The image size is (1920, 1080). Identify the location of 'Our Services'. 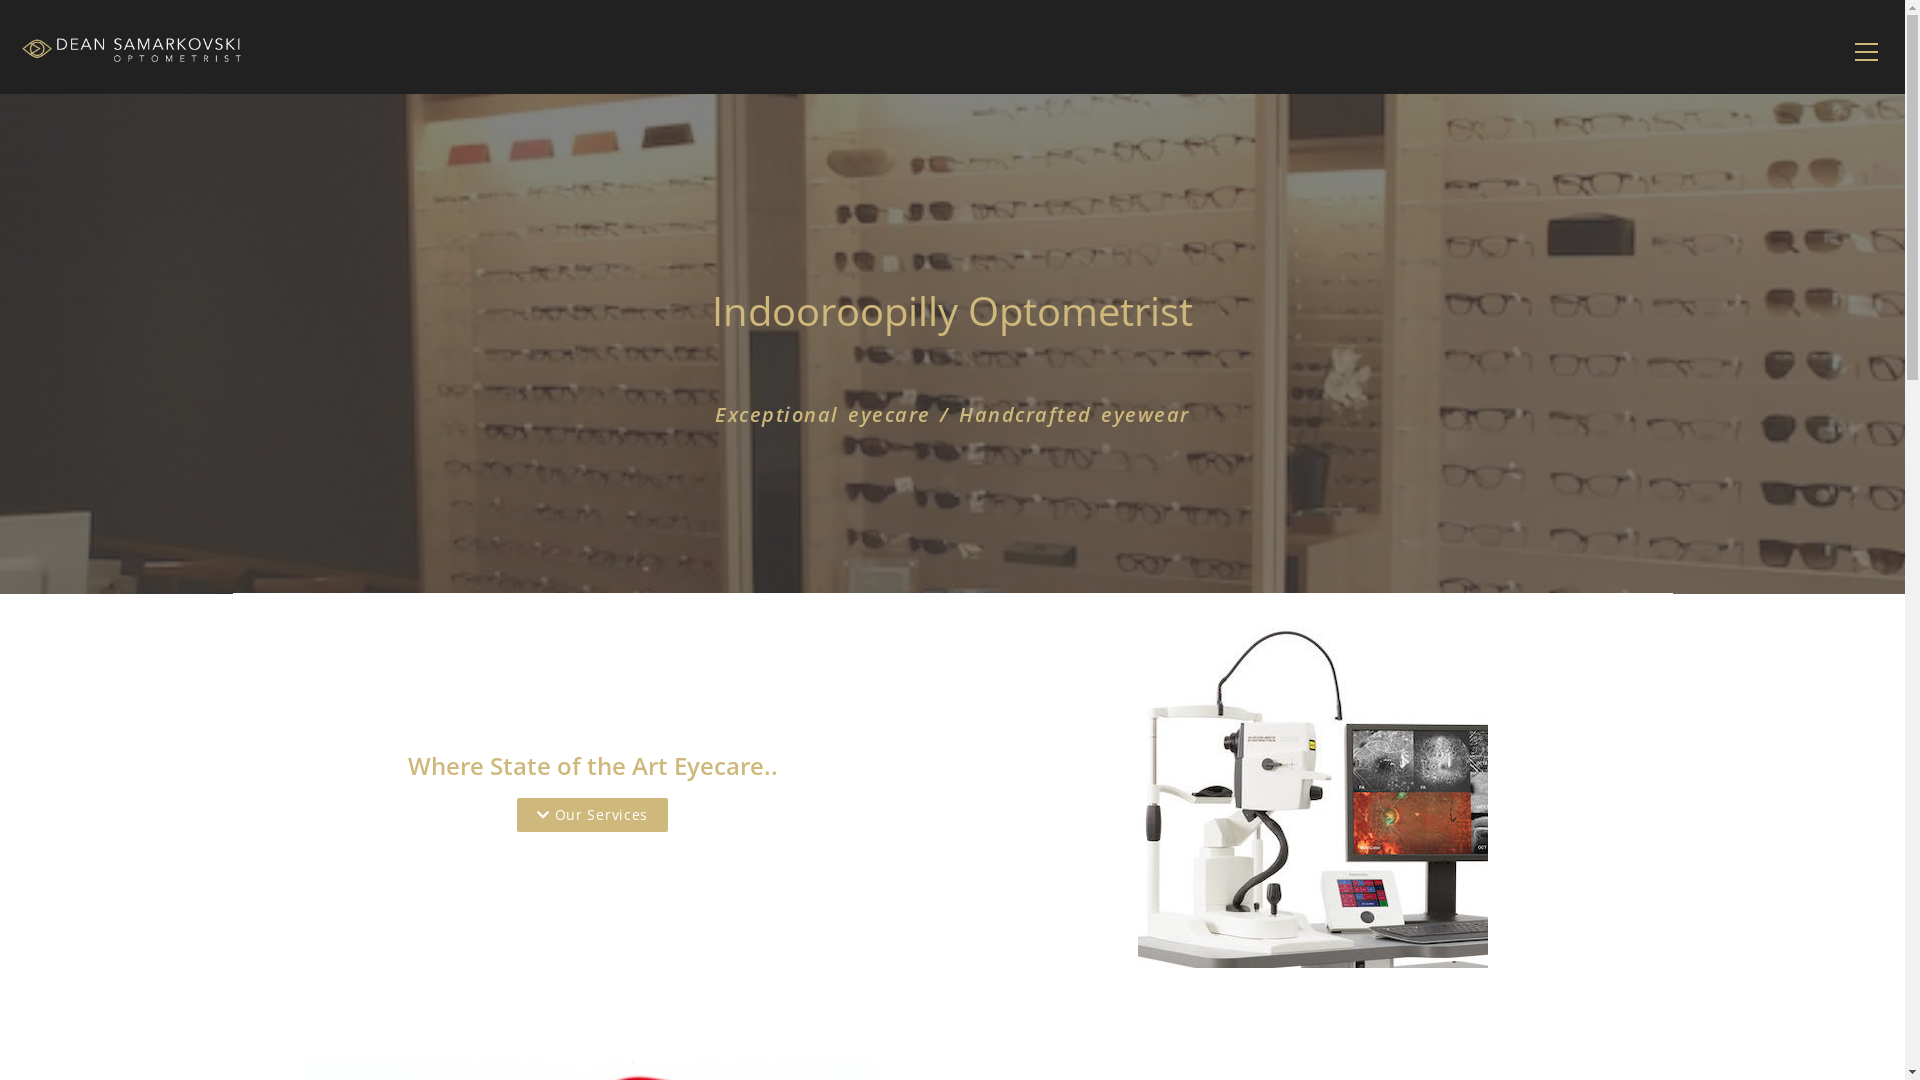
(591, 814).